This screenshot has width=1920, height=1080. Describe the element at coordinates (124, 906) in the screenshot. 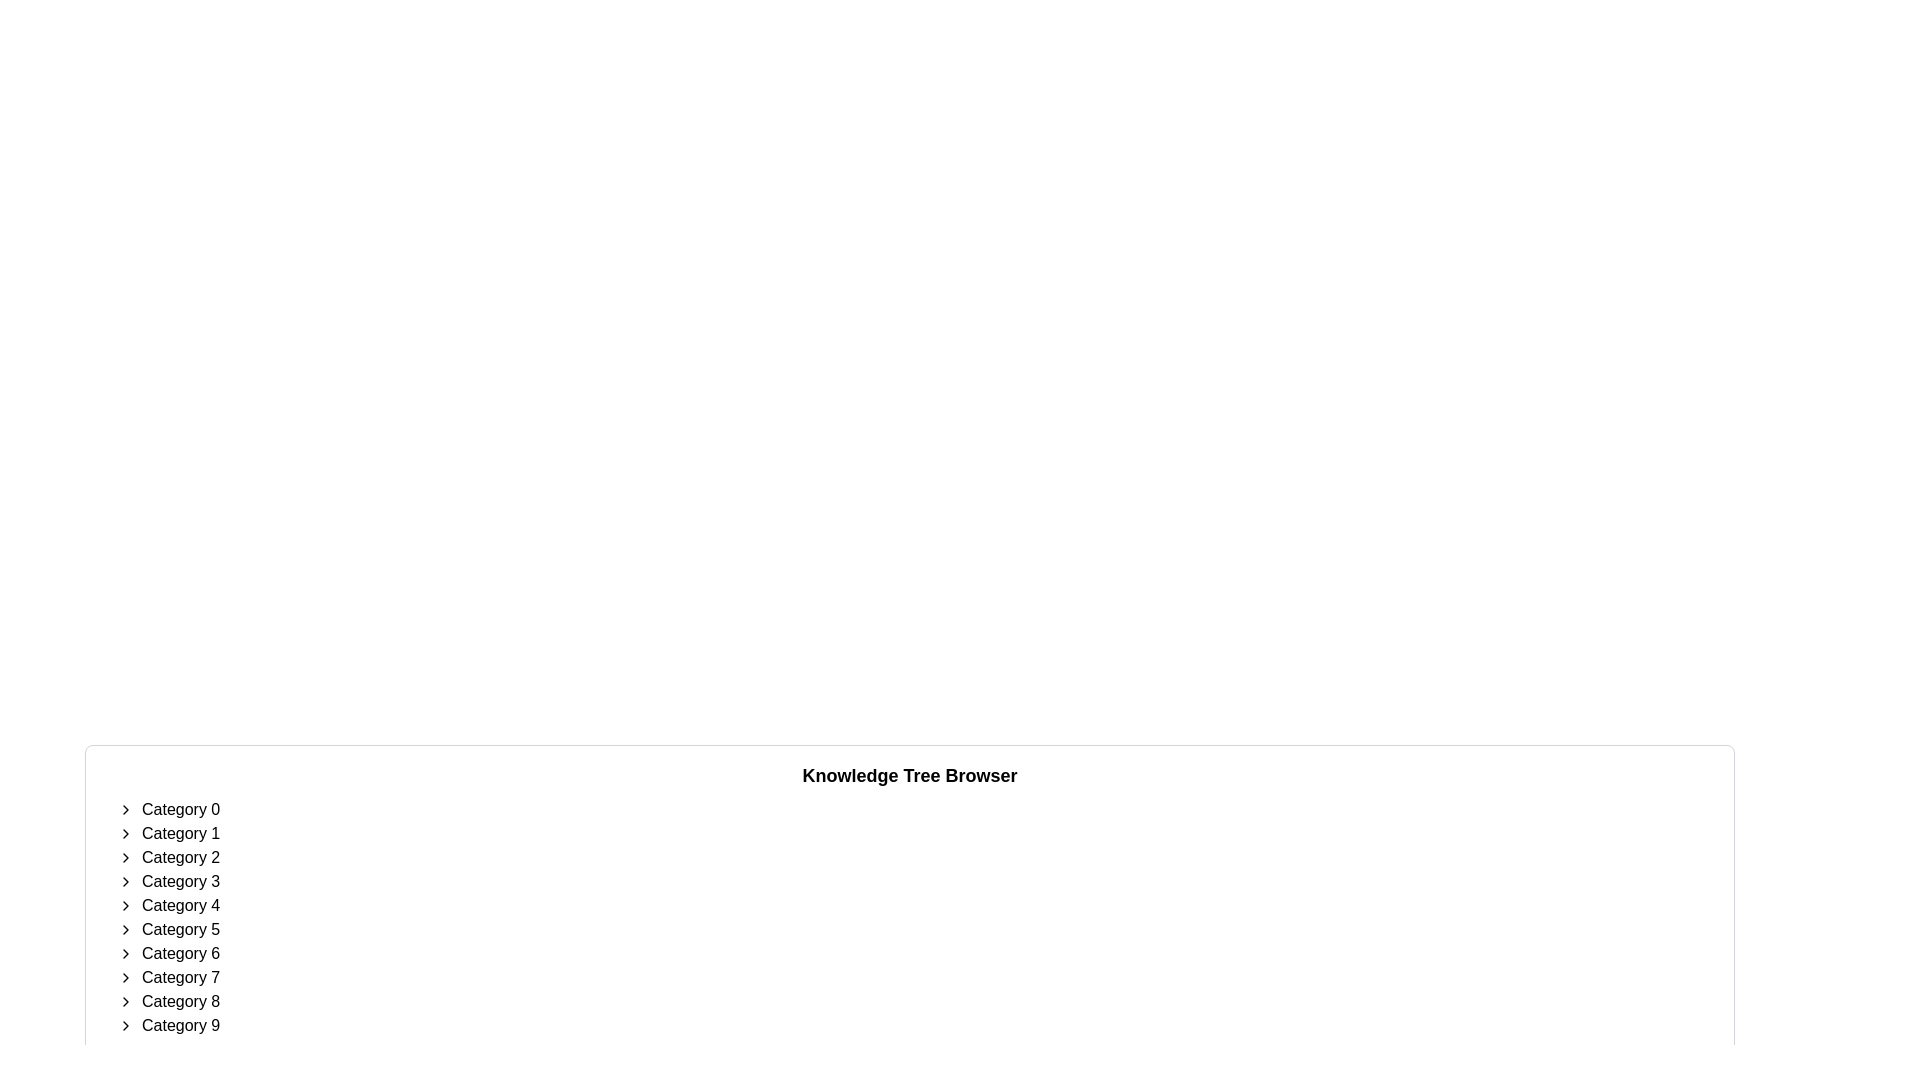

I see `the right-pointing chevron icon preceding the label 'Category 4'` at that location.